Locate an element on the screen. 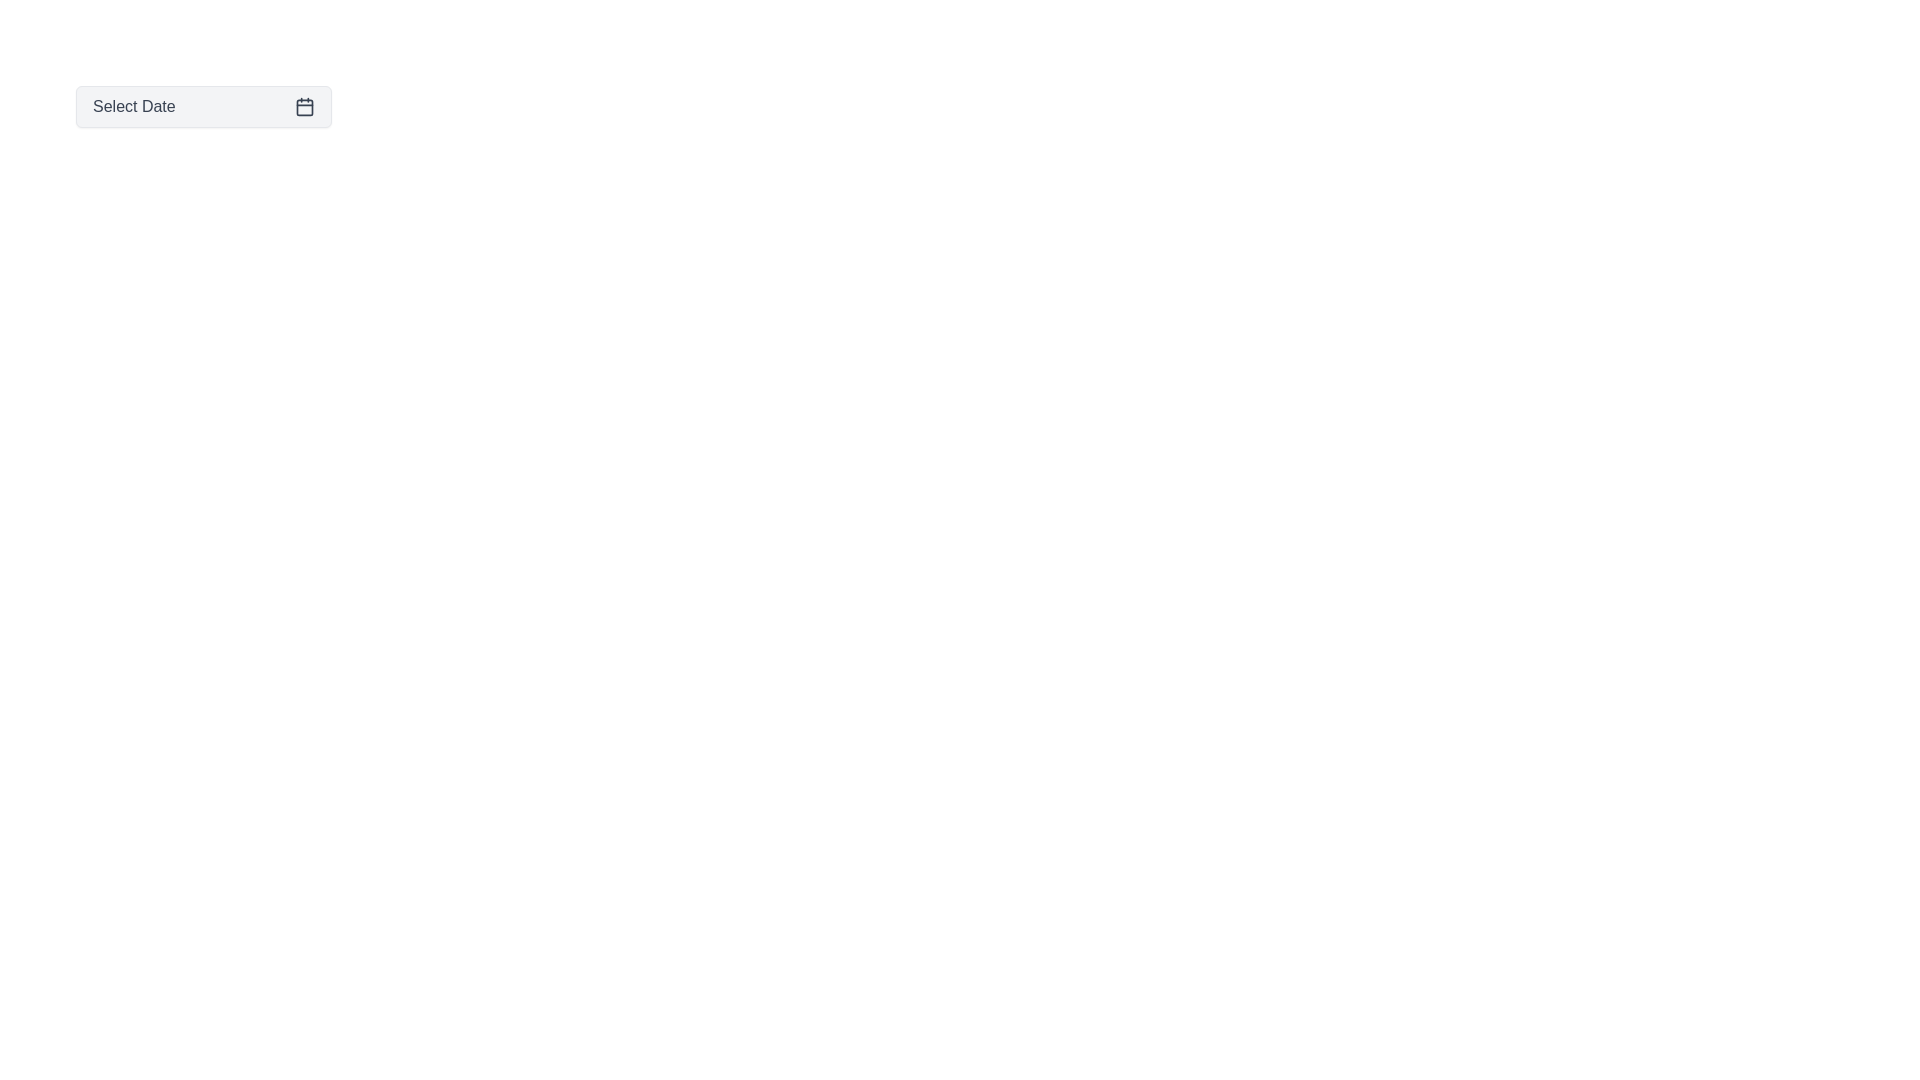 This screenshot has height=1080, width=1920. the calendar icon located at the far right of the button labeled 'Select Date' is located at coordinates (304, 107).